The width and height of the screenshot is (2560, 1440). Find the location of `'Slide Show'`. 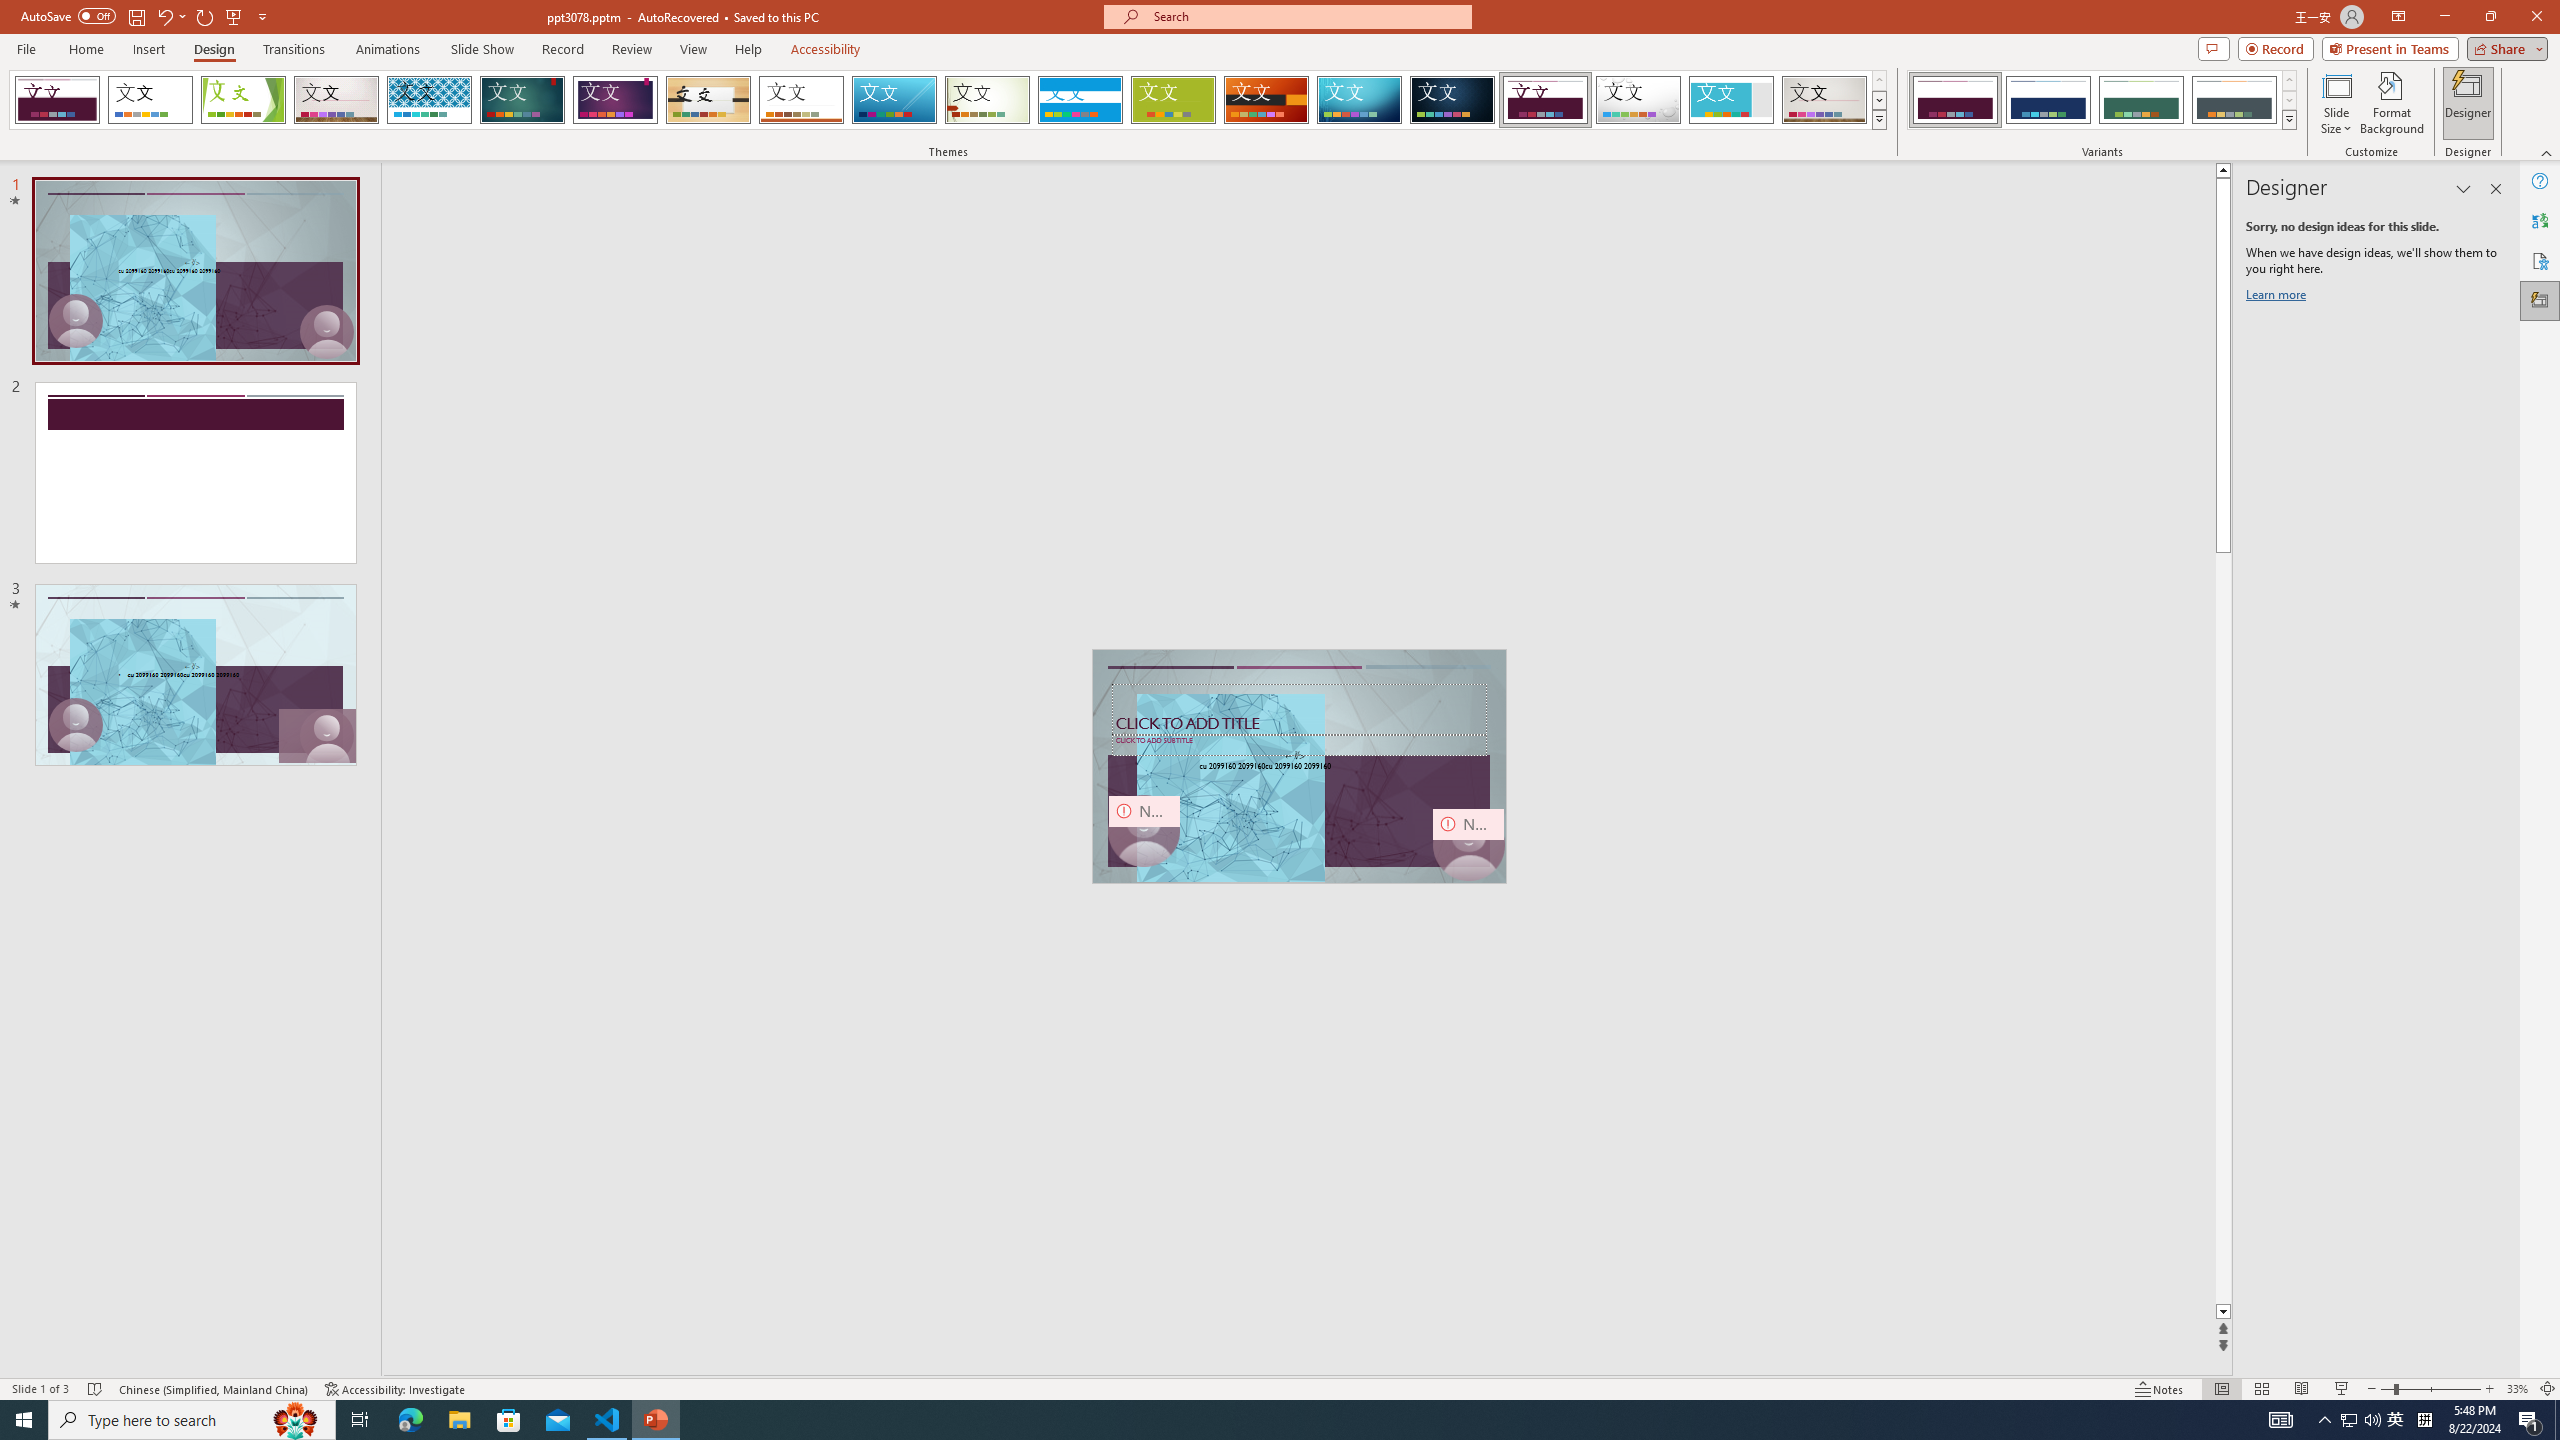

'Slide Show' is located at coordinates (481, 49).